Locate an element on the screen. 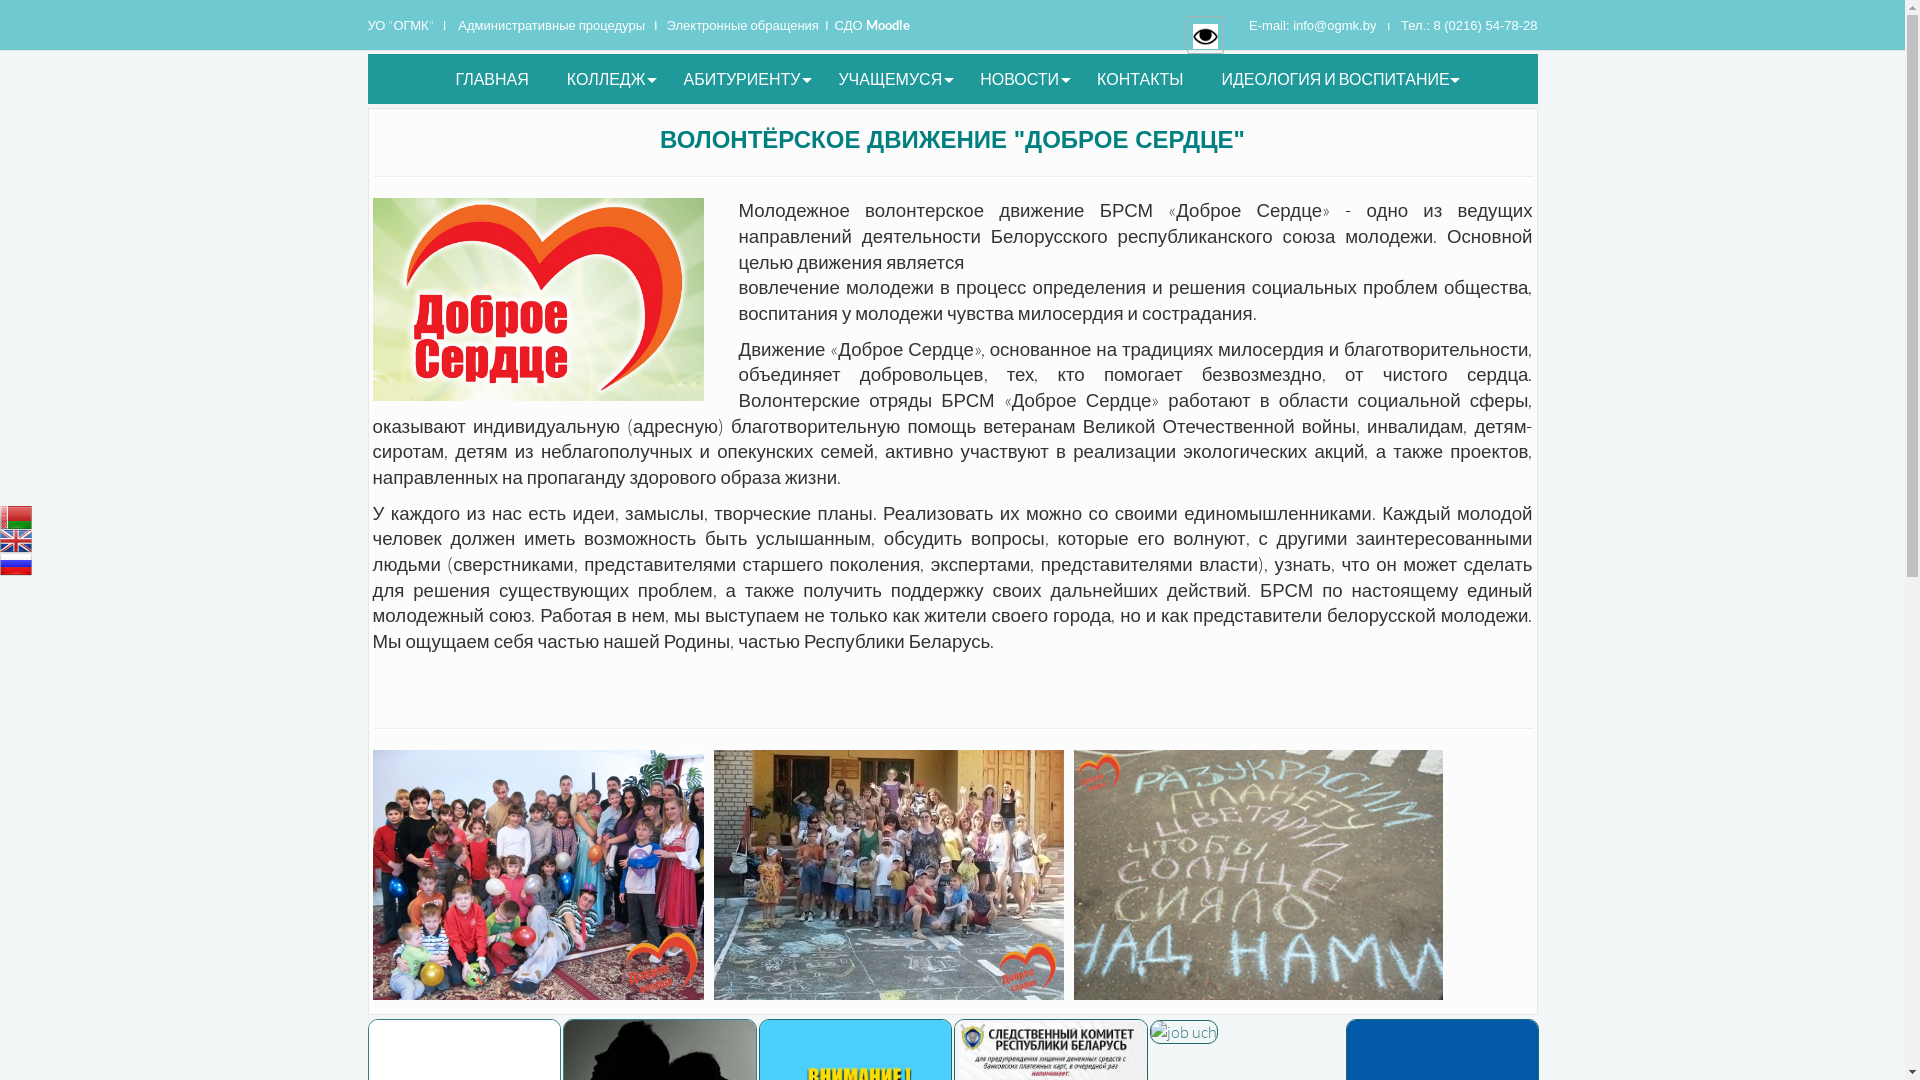  'English' is located at coordinates (15, 541).